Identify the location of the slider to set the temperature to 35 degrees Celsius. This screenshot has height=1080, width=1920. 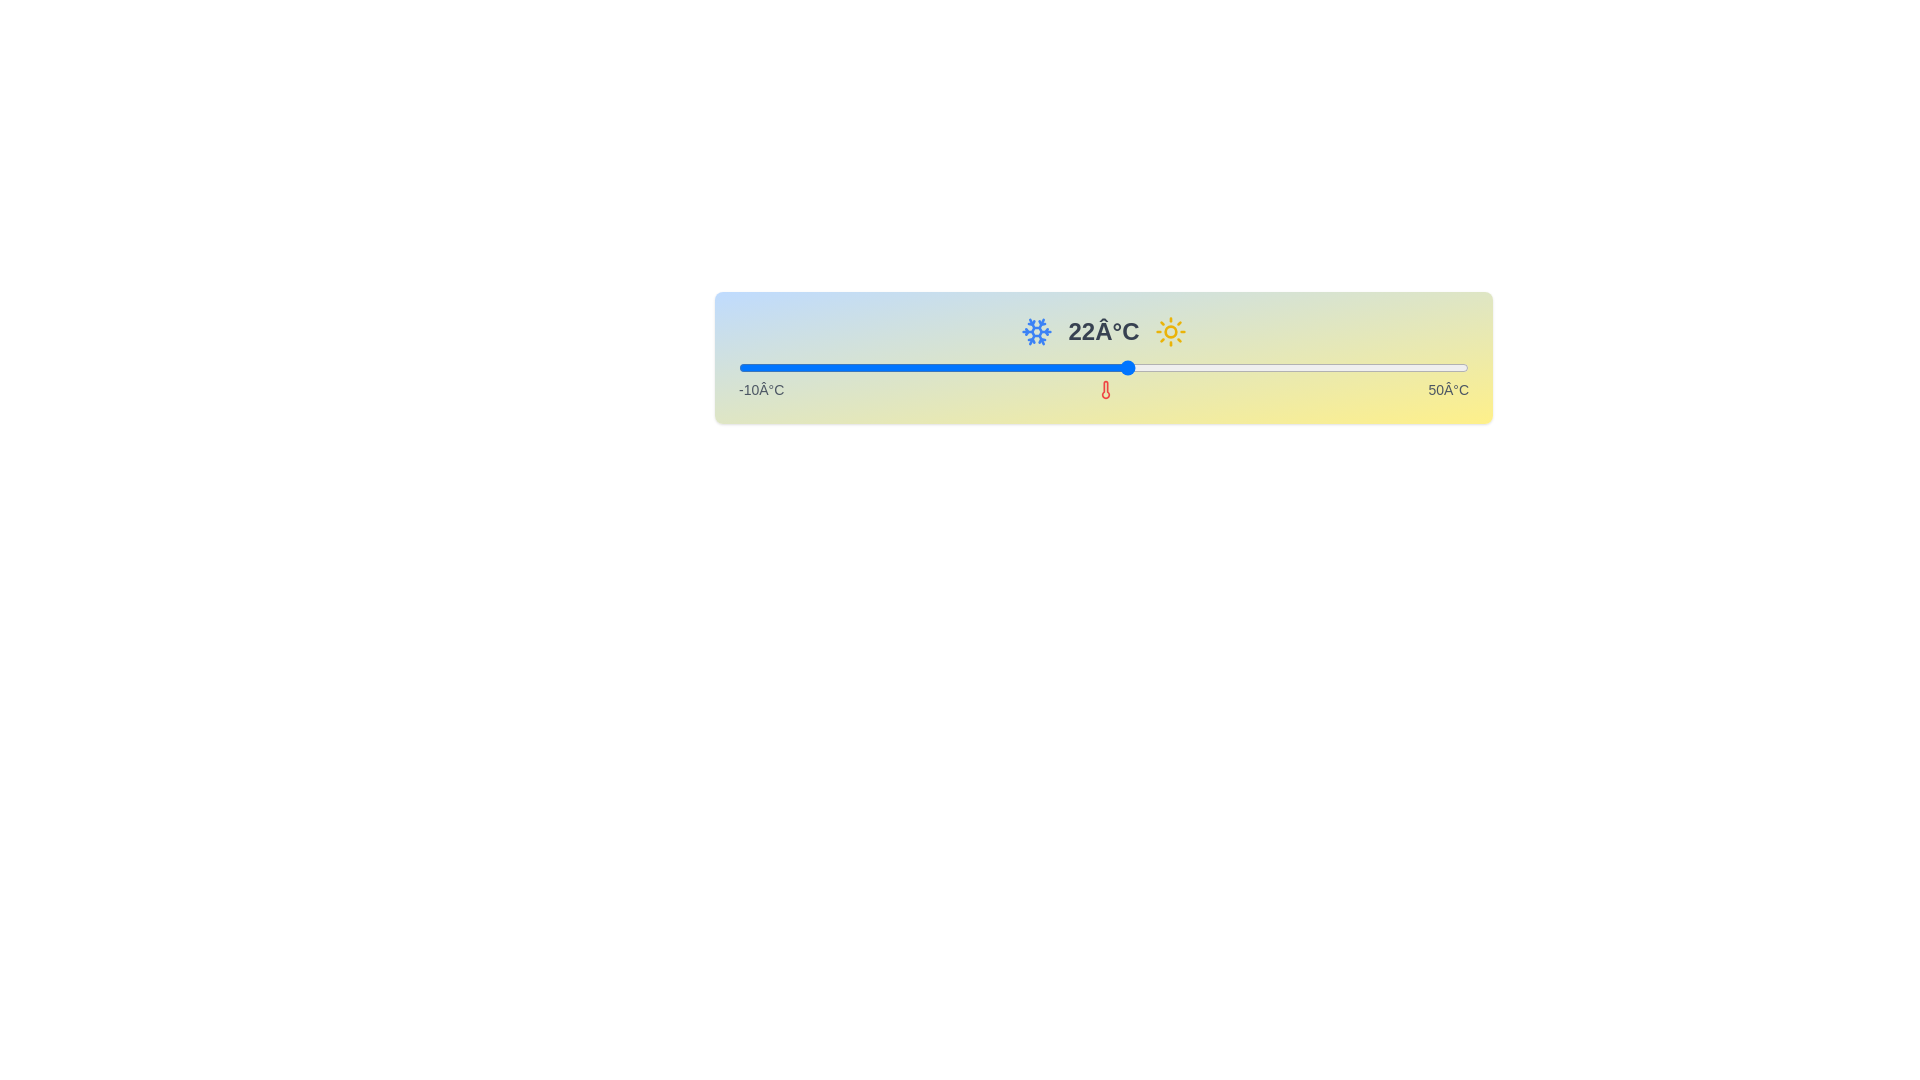
(1286, 367).